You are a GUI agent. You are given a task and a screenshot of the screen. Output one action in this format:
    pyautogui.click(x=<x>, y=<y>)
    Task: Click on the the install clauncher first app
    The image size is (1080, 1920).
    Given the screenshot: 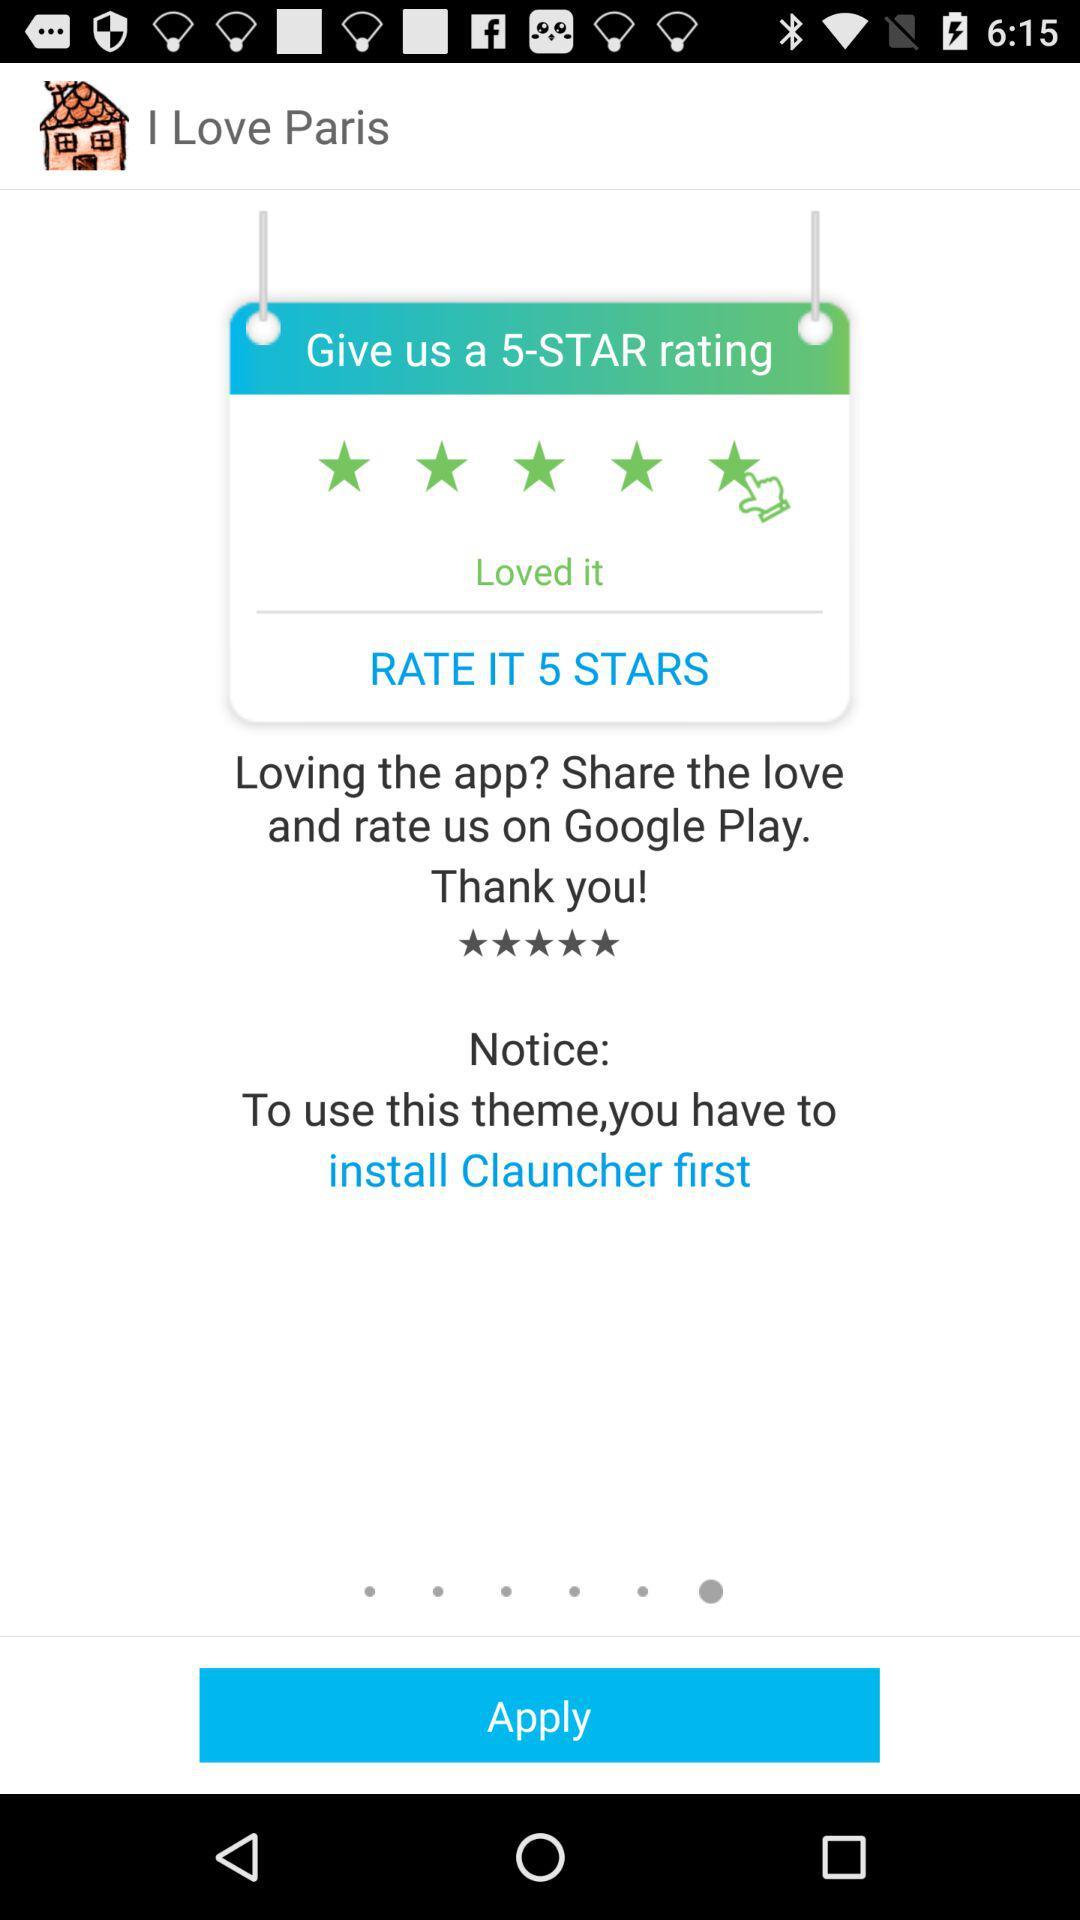 What is the action you would take?
    pyautogui.click(x=538, y=1168)
    